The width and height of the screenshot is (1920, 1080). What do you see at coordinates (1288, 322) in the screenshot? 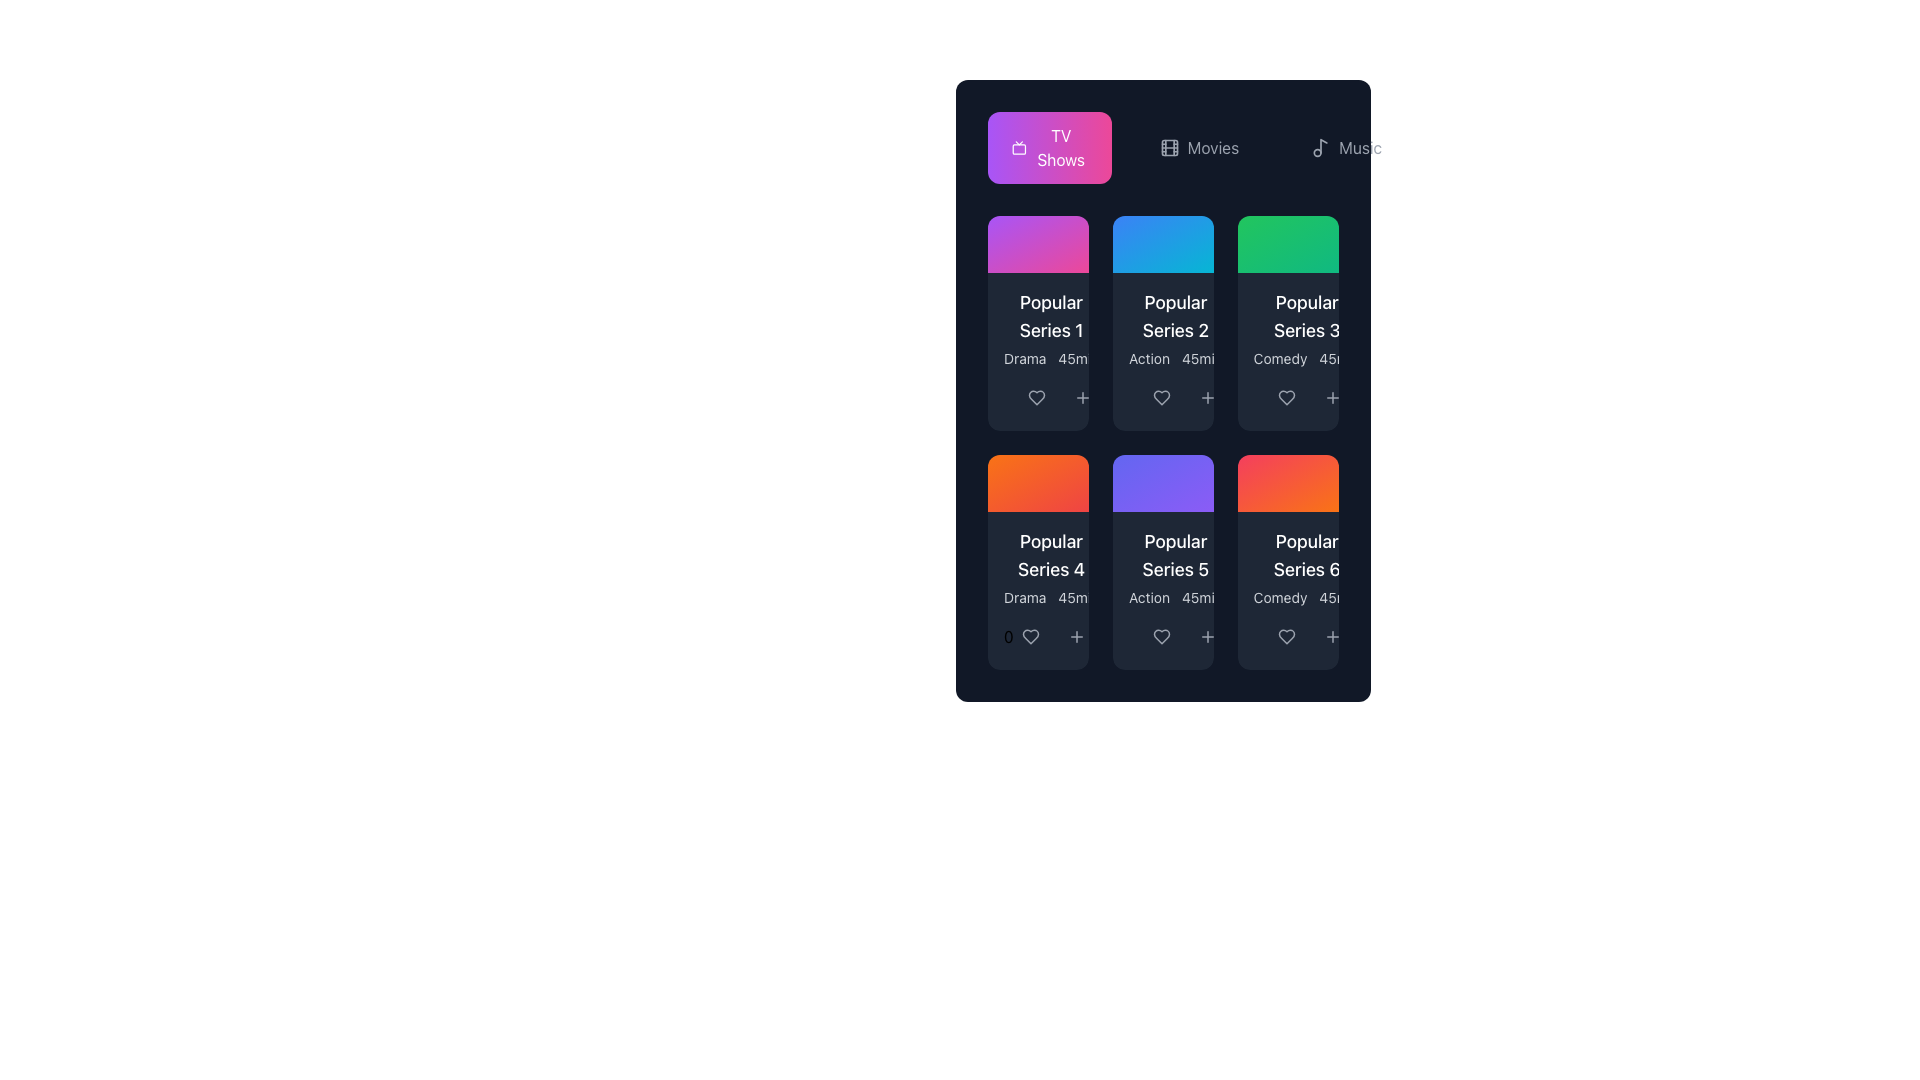
I see `the third card in the first row of the grid labeled 'Popular Series 3'` at bounding box center [1288, 322].